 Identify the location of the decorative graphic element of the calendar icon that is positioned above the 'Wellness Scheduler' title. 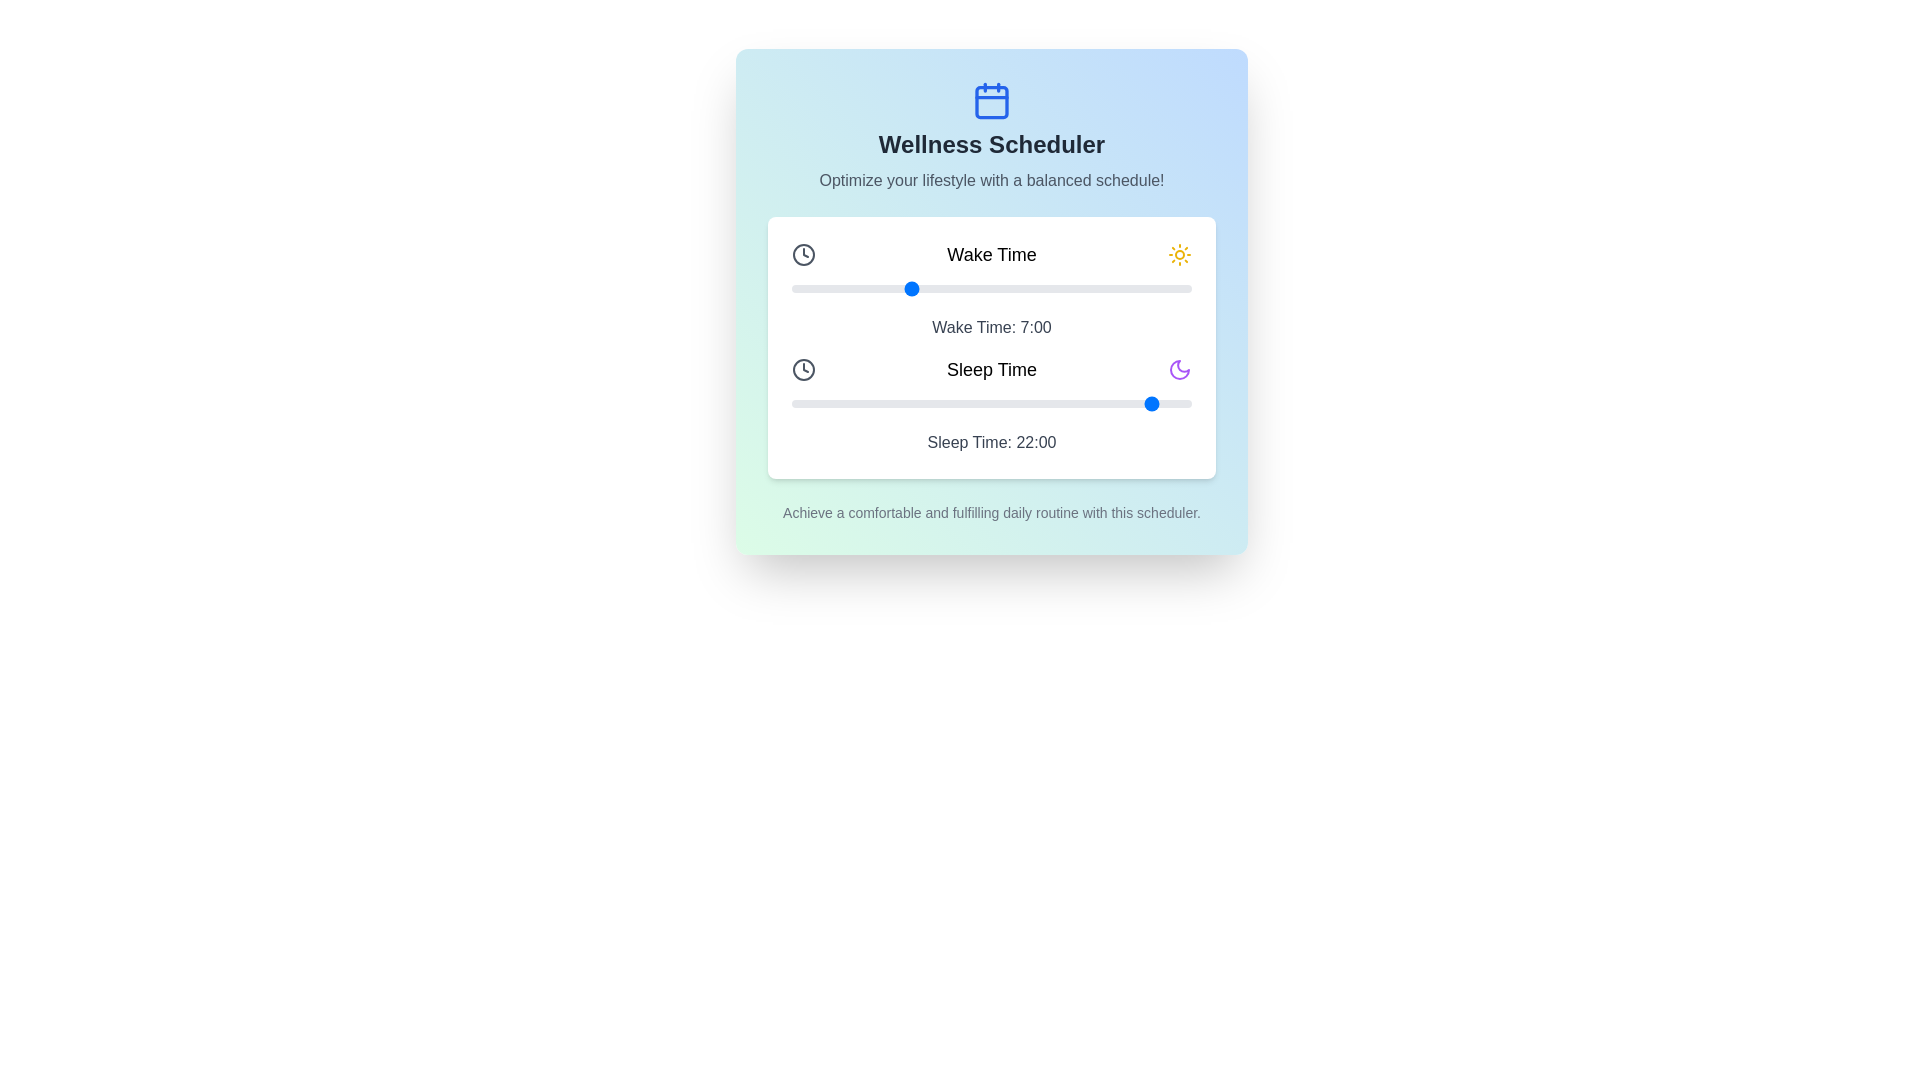
(992, 101).